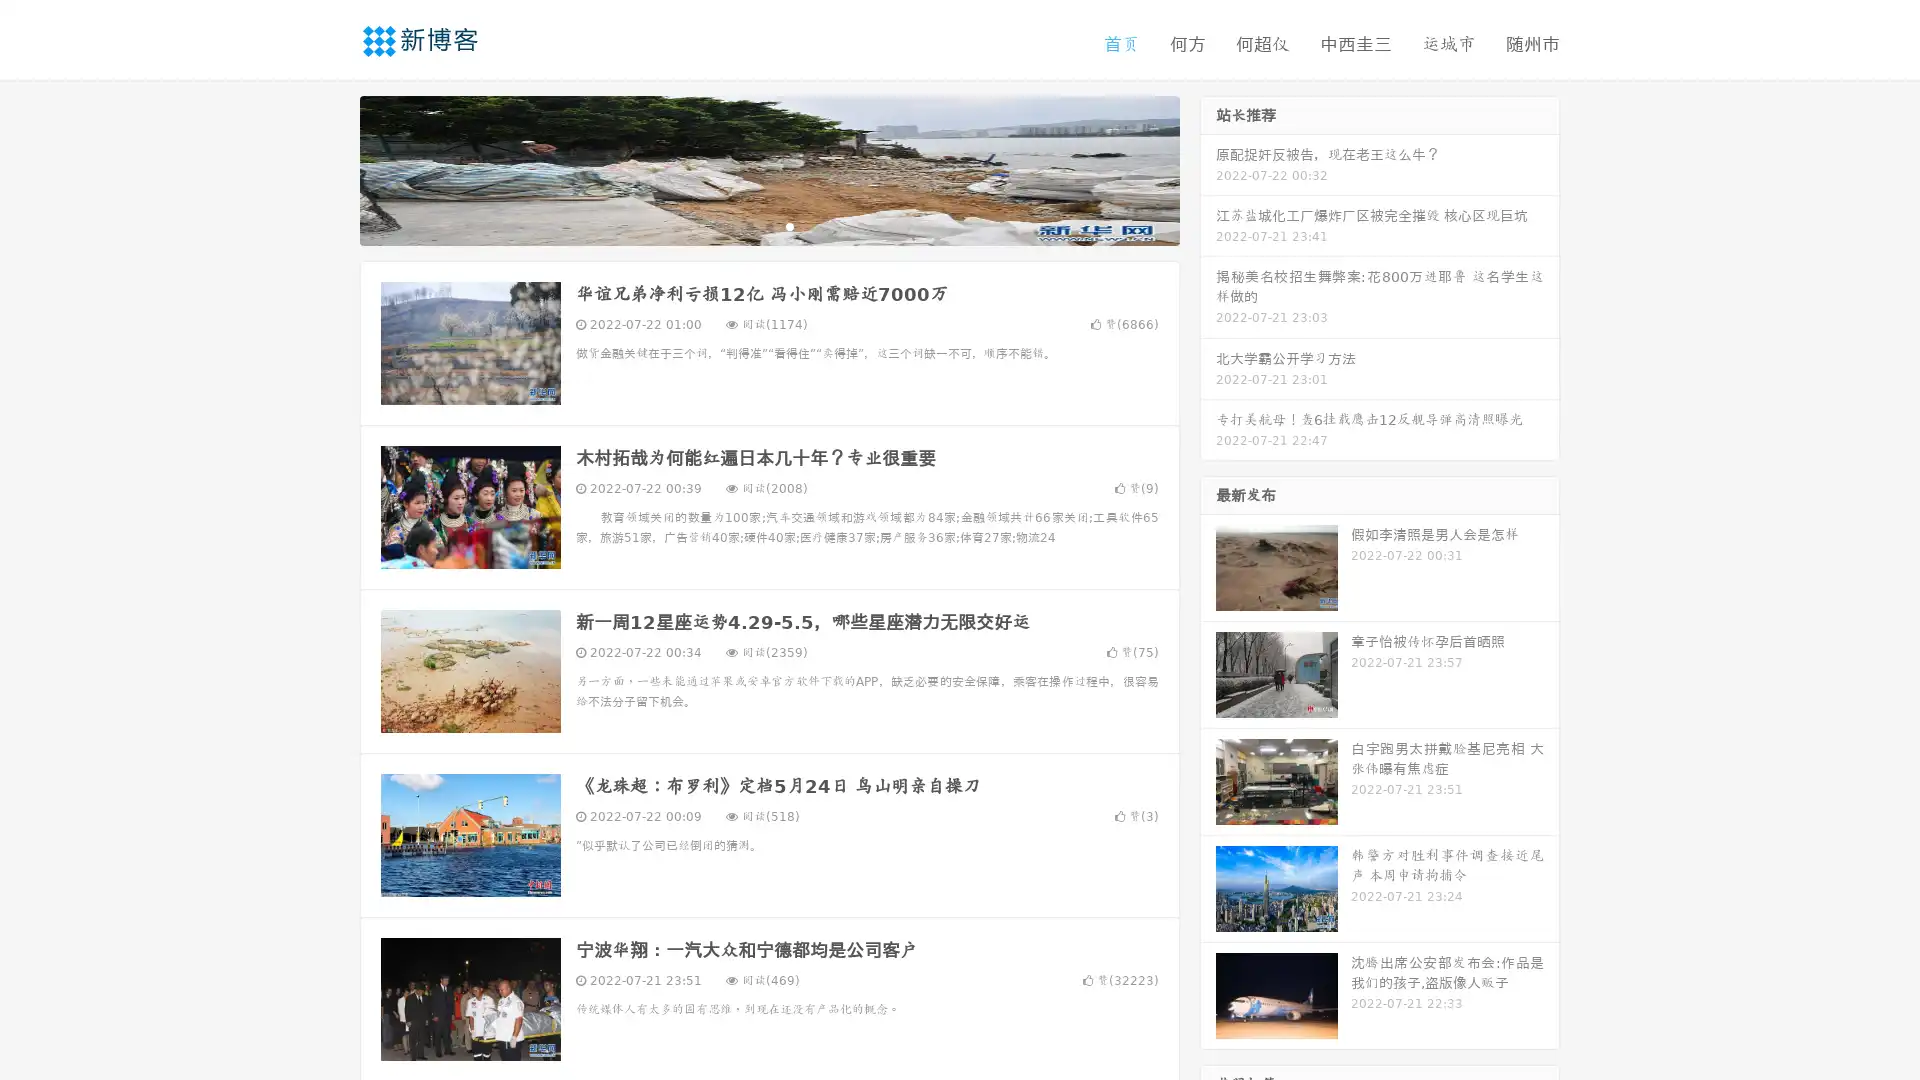 The image size is (1920, 1080). What do you see at coordinates (330, 168) in the screenshot?
I see `Previous slide` at bounding box center [330, 168].